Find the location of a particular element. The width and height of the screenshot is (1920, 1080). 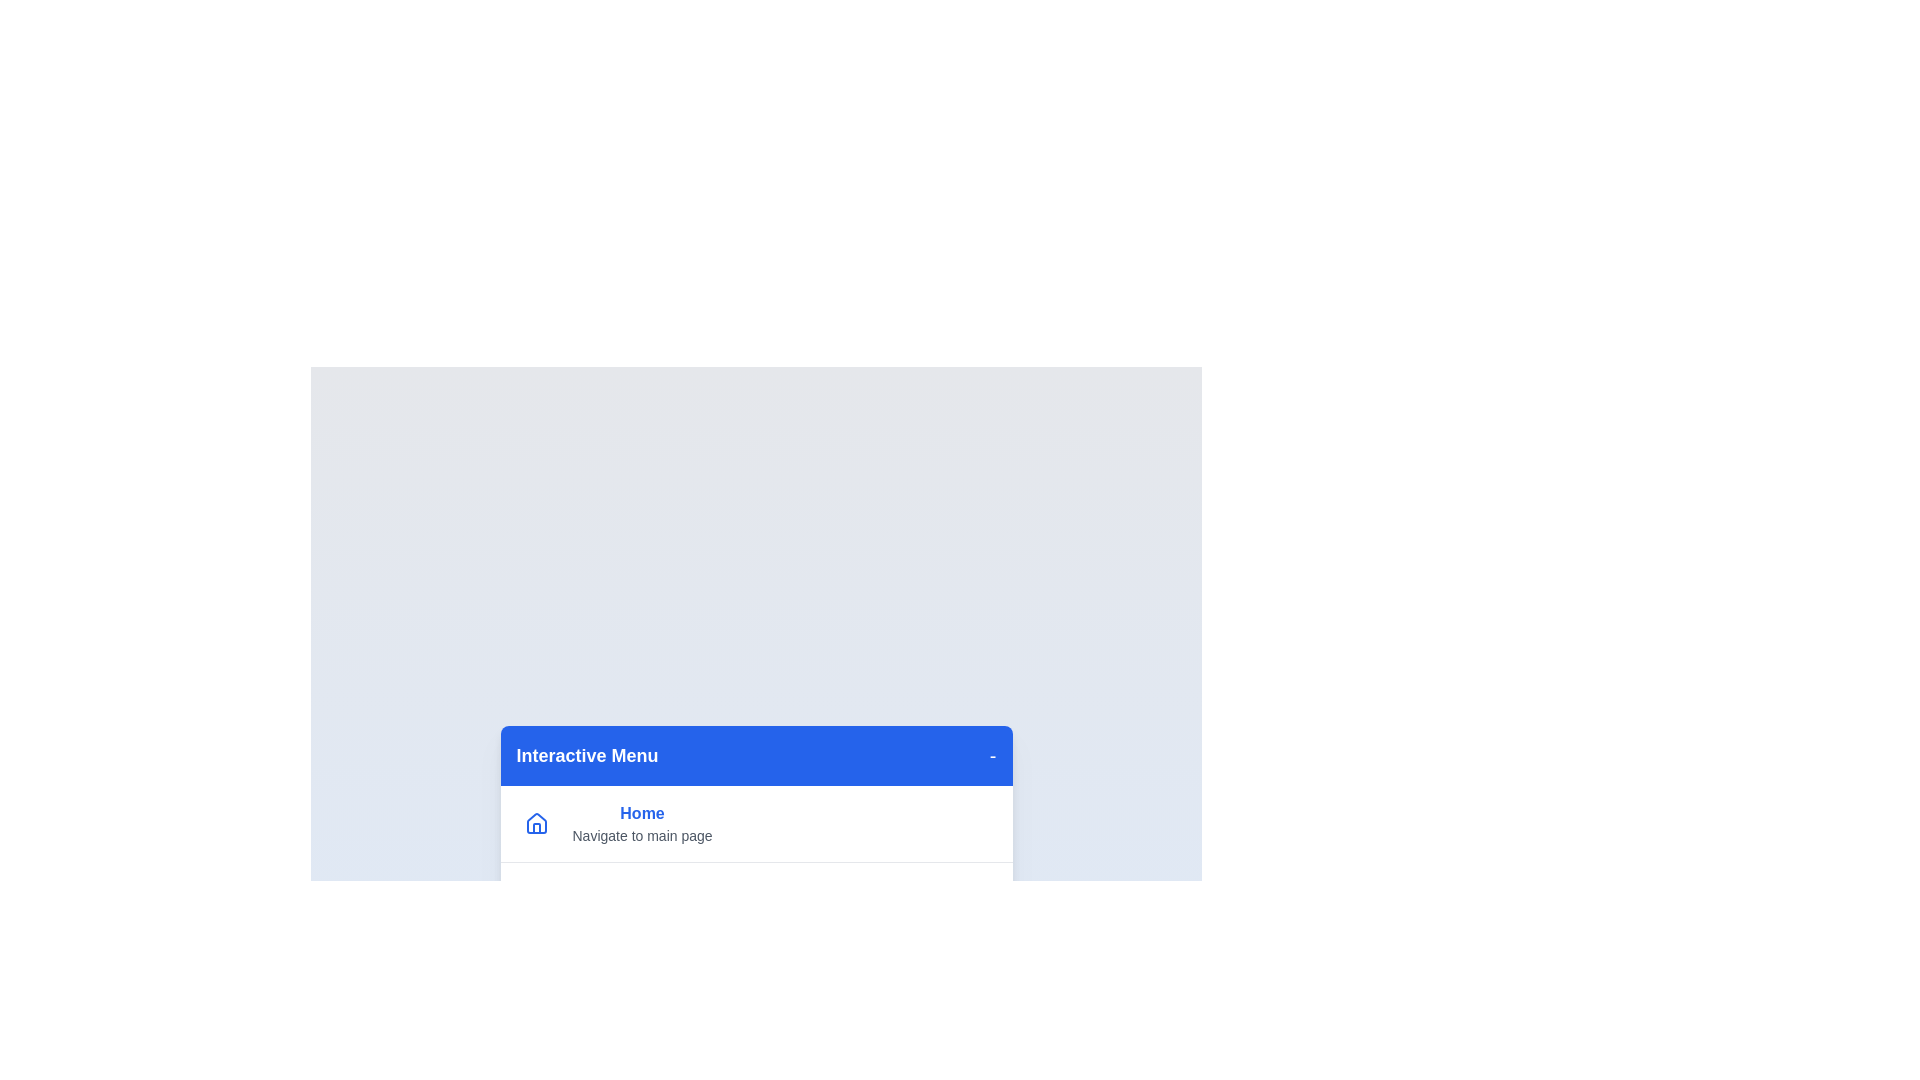

the toggle button to hide the menu is located at coordinates (993, 756).